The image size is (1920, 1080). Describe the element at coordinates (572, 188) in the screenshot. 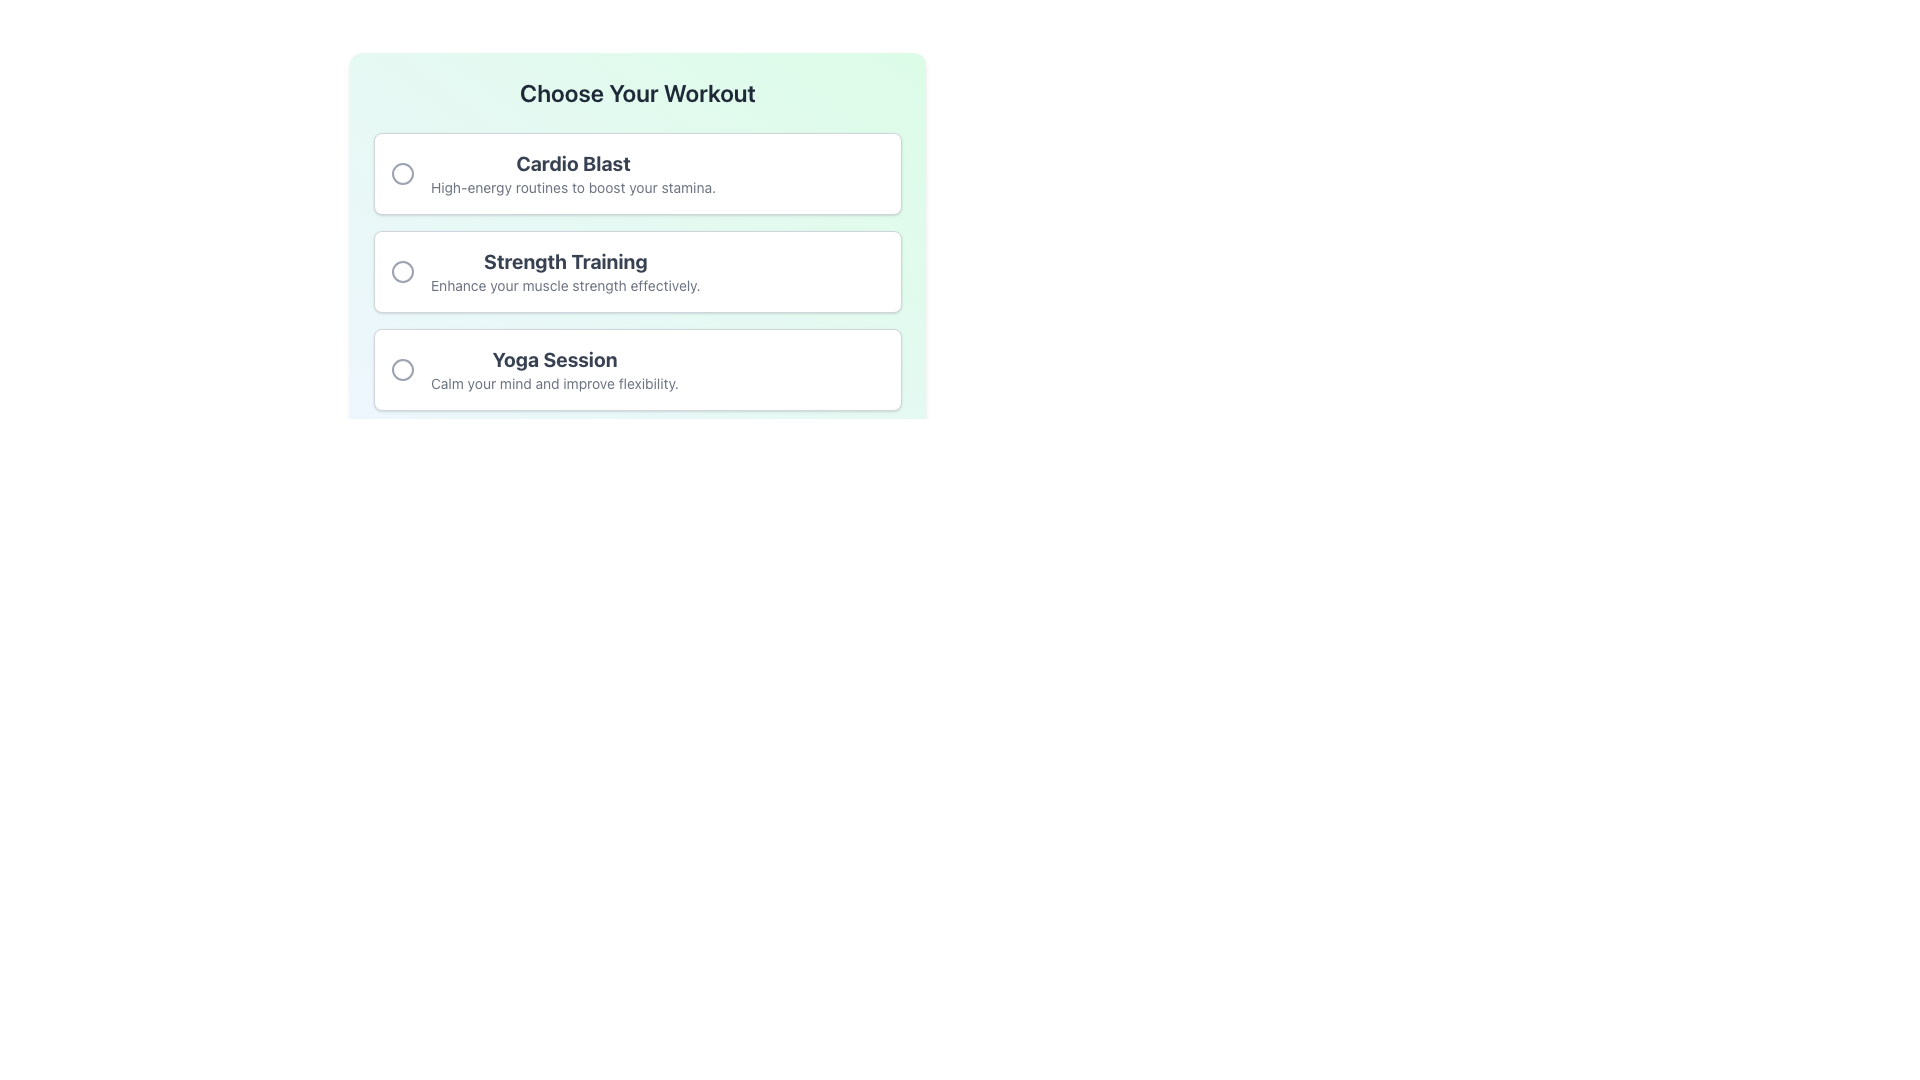

I see `the informational text label that provides details about the 'Cardio Blast' workout option, located below the 'Cardio Blast' text` at that location.